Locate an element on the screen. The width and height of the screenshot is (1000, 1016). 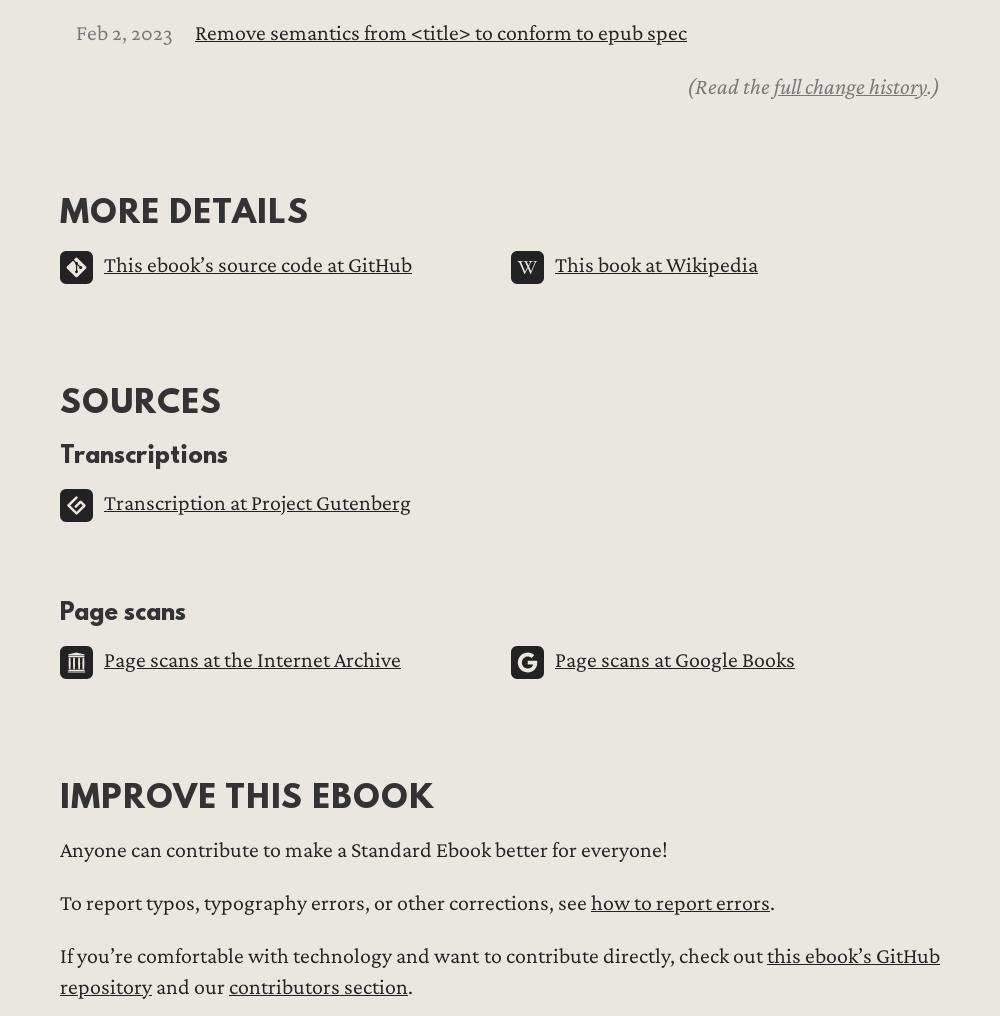
'Read the' is located at coordinates (733, 85).